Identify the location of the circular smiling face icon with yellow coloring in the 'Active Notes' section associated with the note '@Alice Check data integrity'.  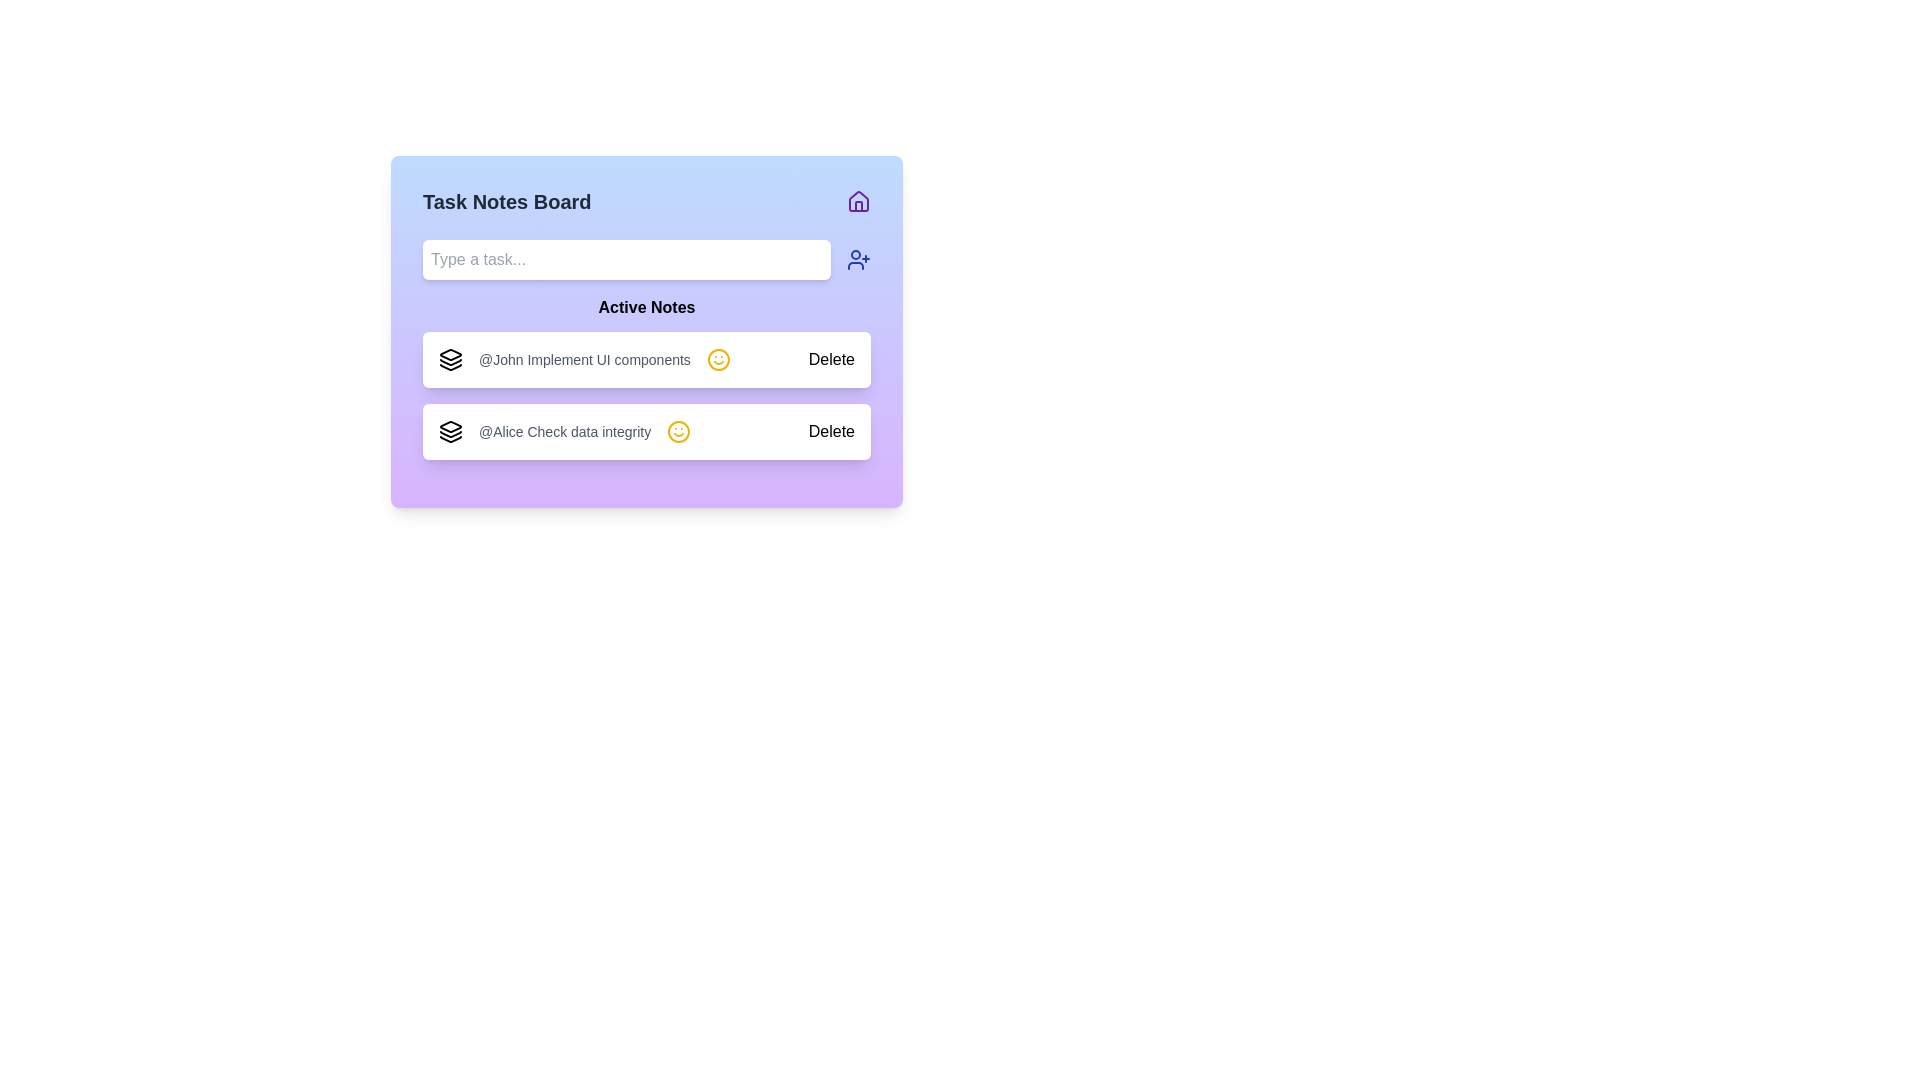
(679, 431).